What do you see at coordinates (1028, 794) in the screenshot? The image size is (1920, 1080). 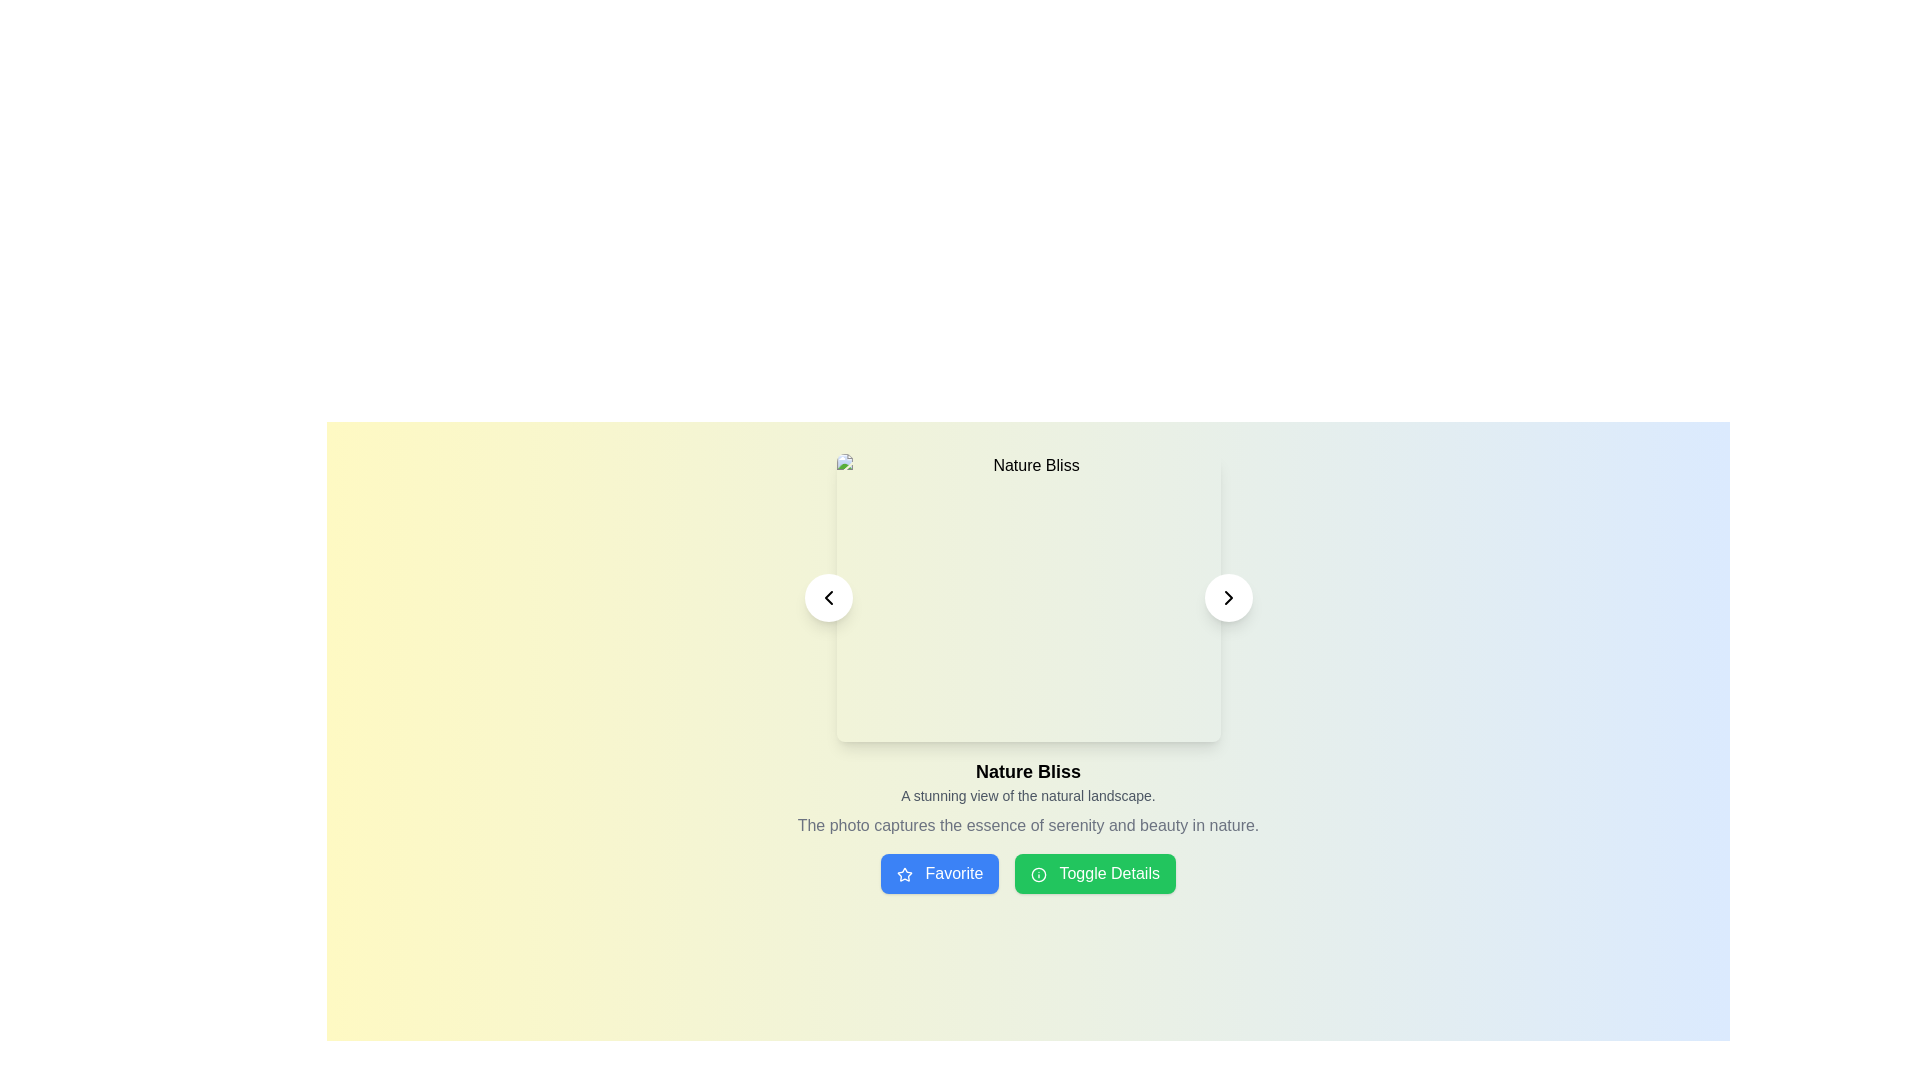 I see `the text label that reads 'A stunning view of the natural landscape.' which is styled in smaller, gray-colored font and is located below the title 'Nature Bliss'` at bounding box center [1028, 794].